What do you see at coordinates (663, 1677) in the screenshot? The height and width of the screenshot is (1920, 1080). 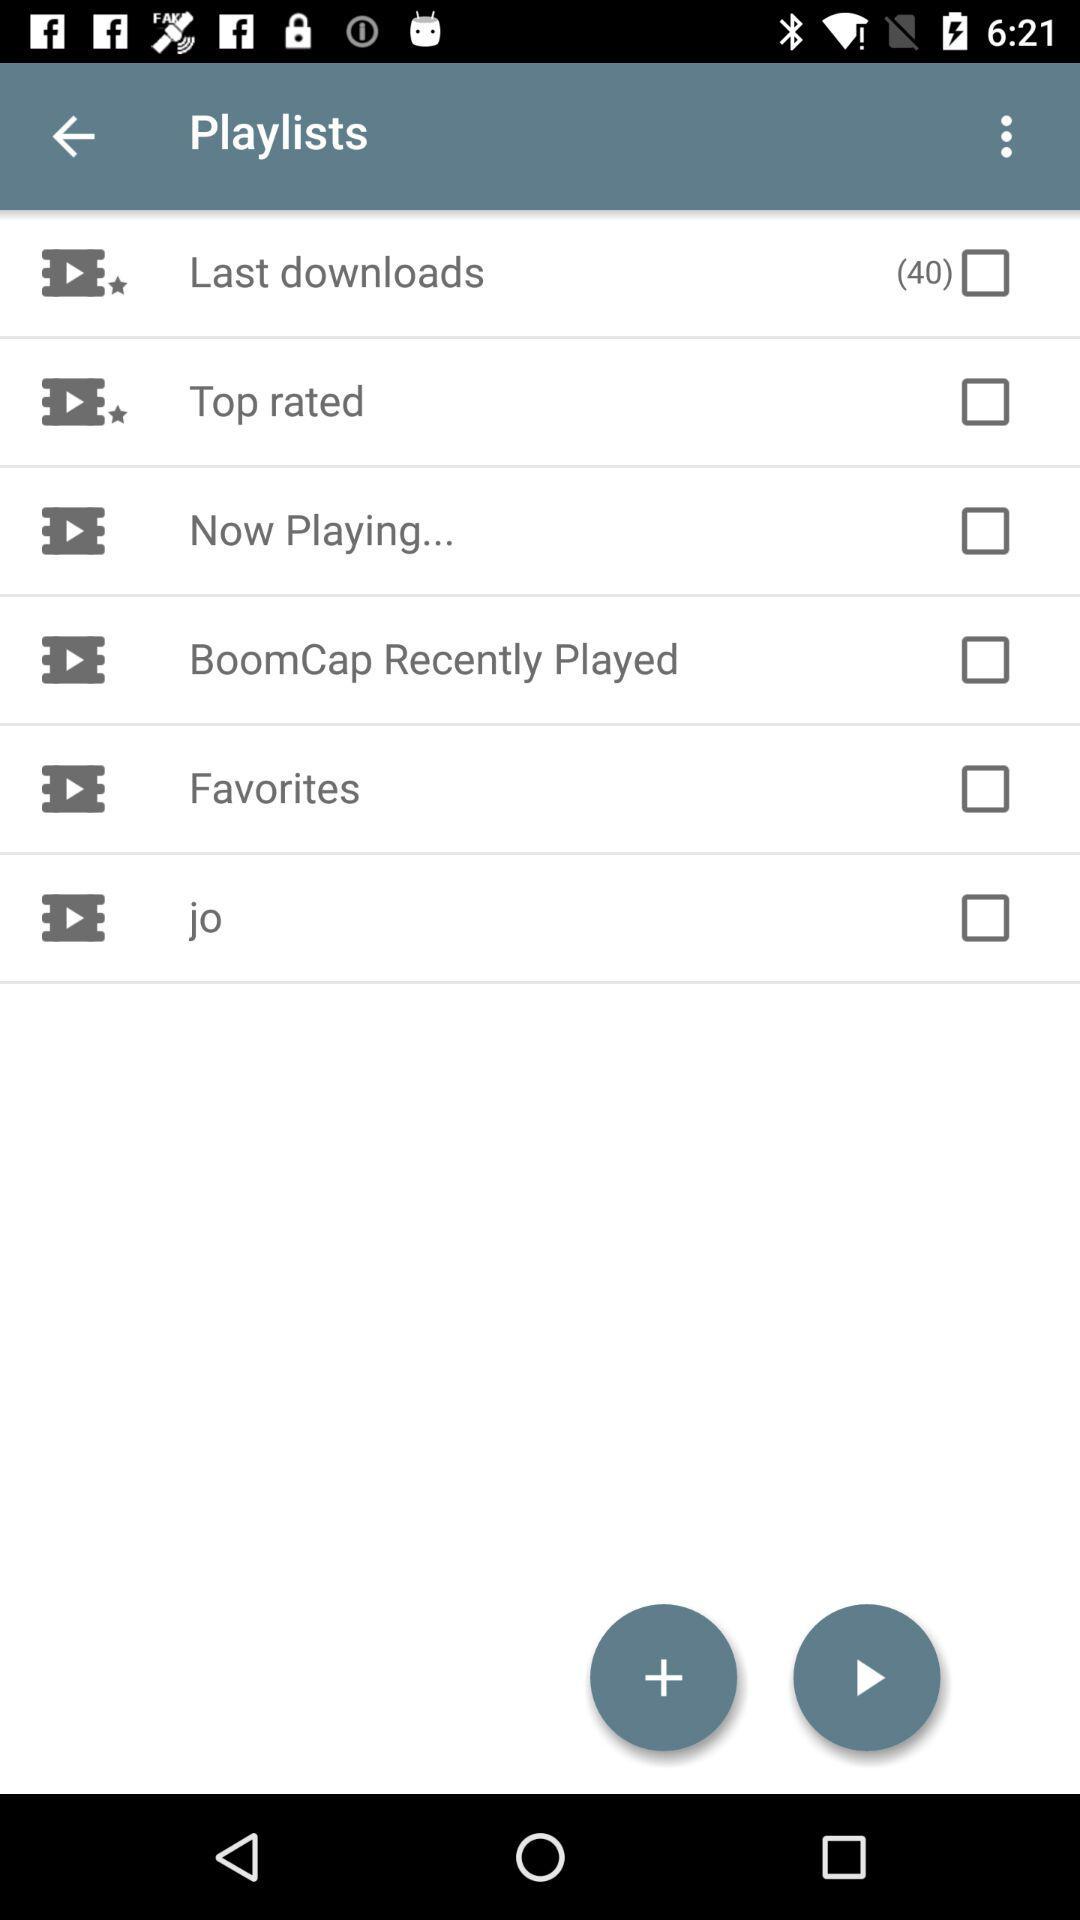 I see `the add icon` at bounding box center [663, 1677].